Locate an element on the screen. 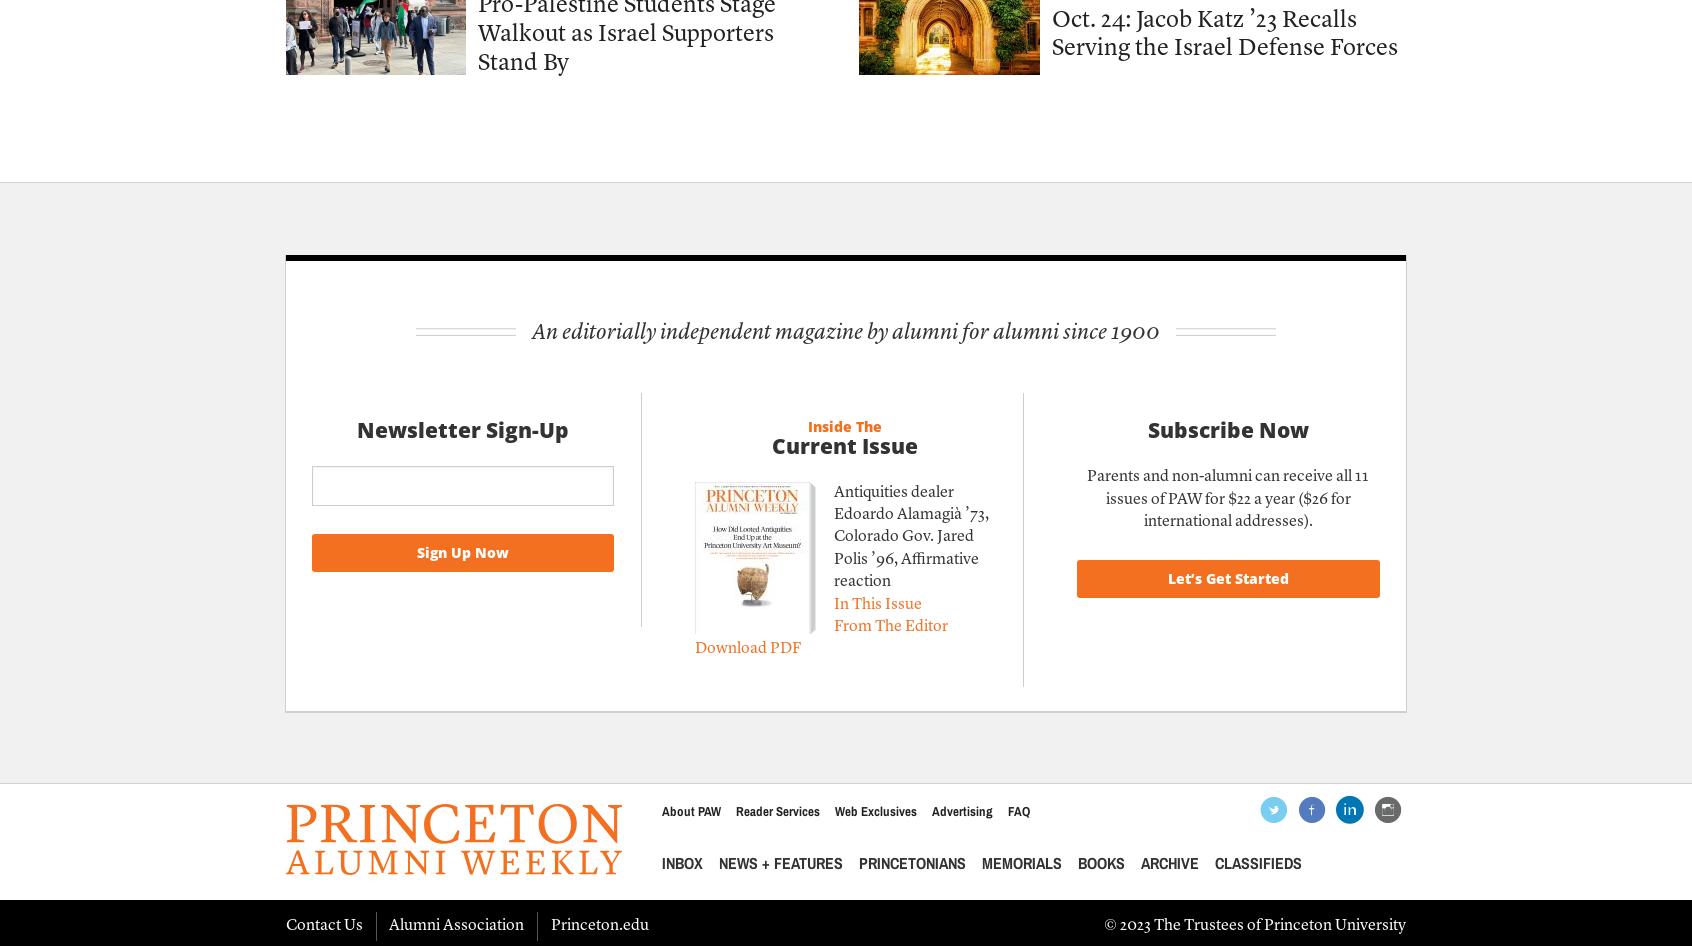 This screenshot has height=946, width=1692. 'FAQ' is located at coordinates (1017, 811).